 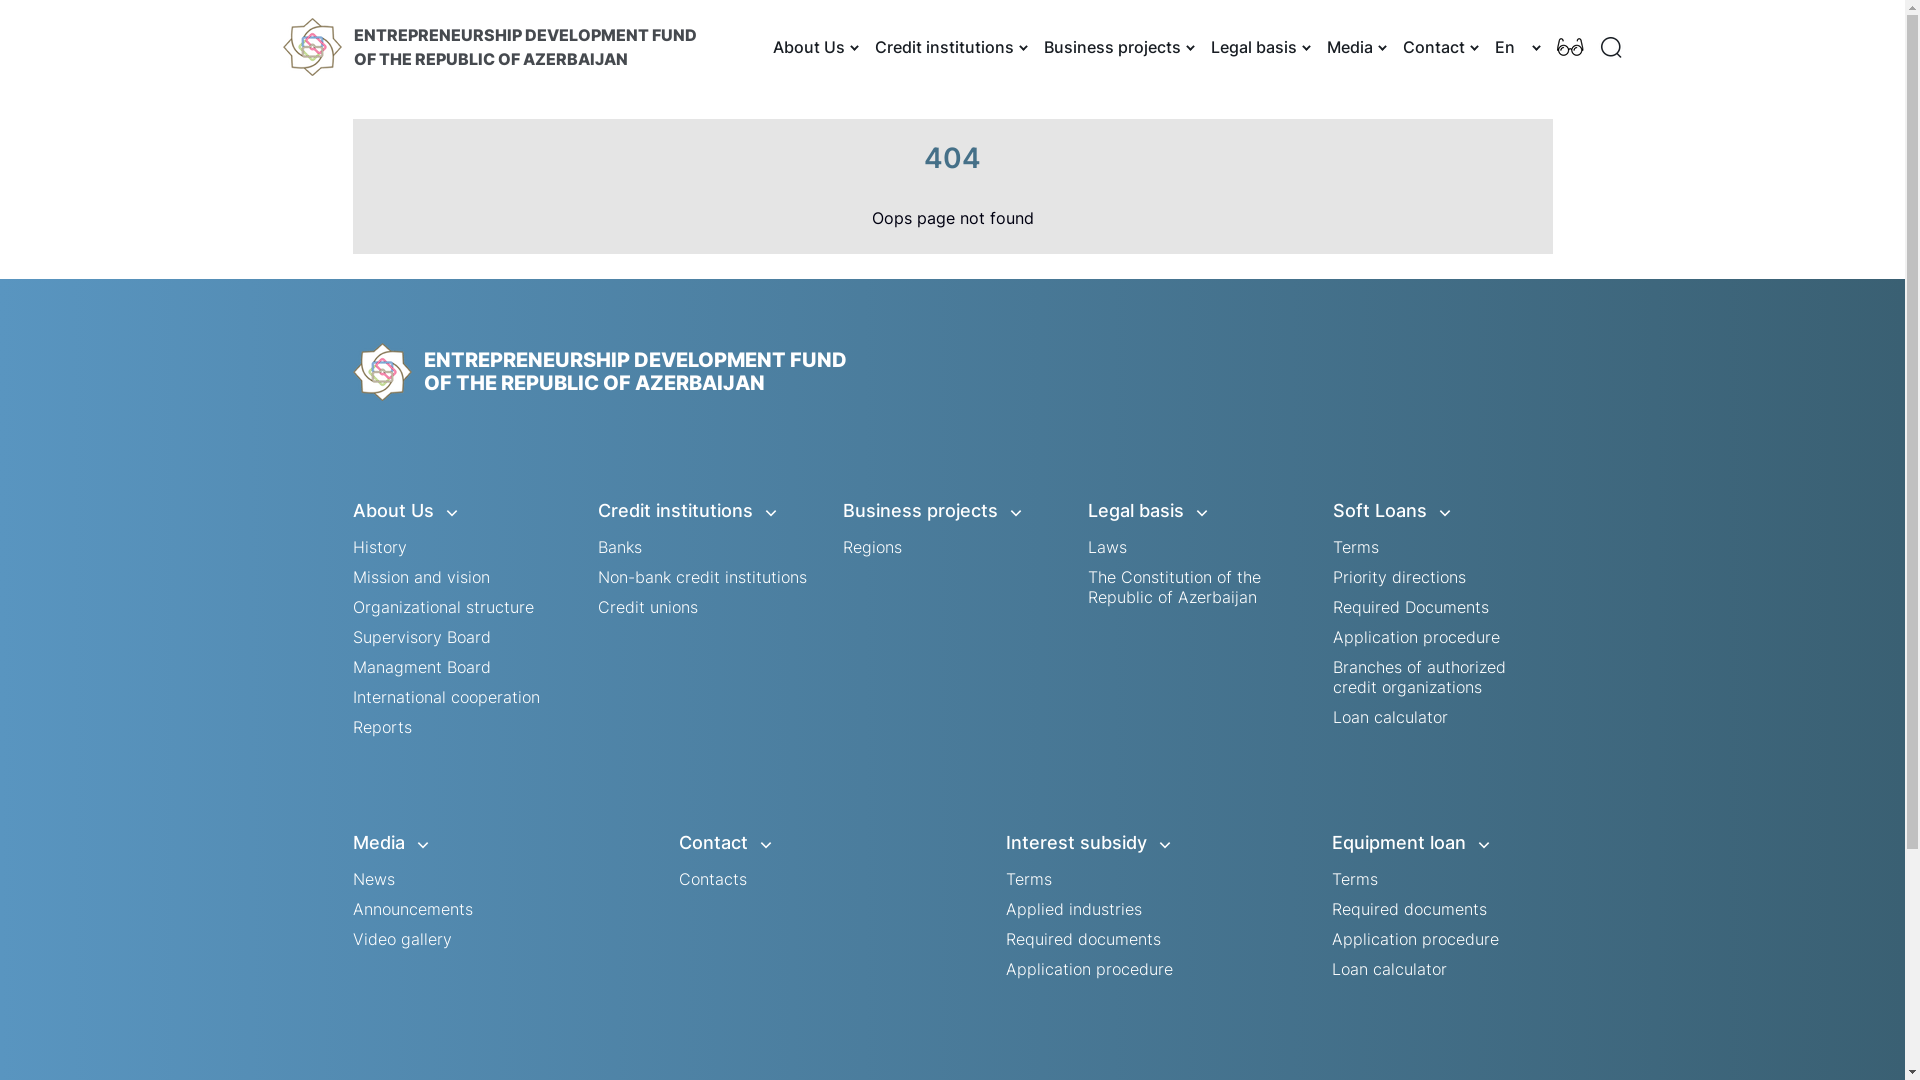 What do you see at coordinates (1437, 45) in the screenshot?
I see `'Contact'` at bounding box center [1437, 45].